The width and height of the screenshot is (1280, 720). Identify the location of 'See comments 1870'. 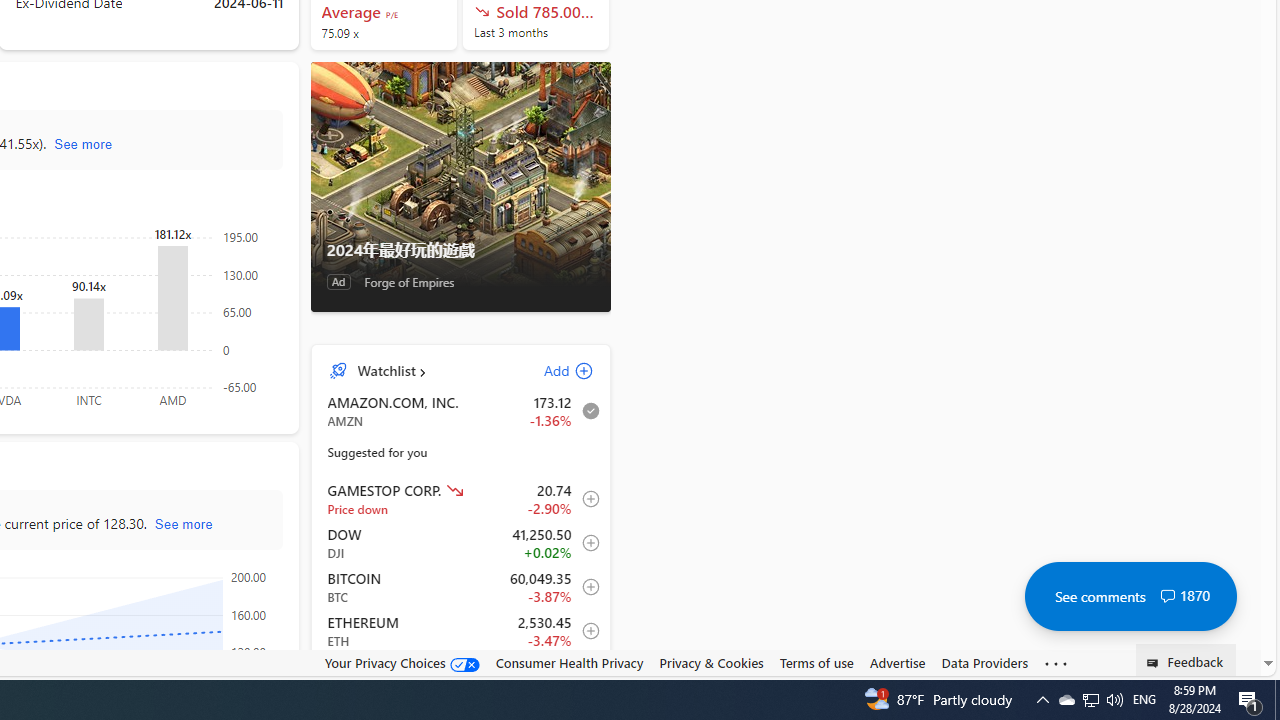
(1130, 595).